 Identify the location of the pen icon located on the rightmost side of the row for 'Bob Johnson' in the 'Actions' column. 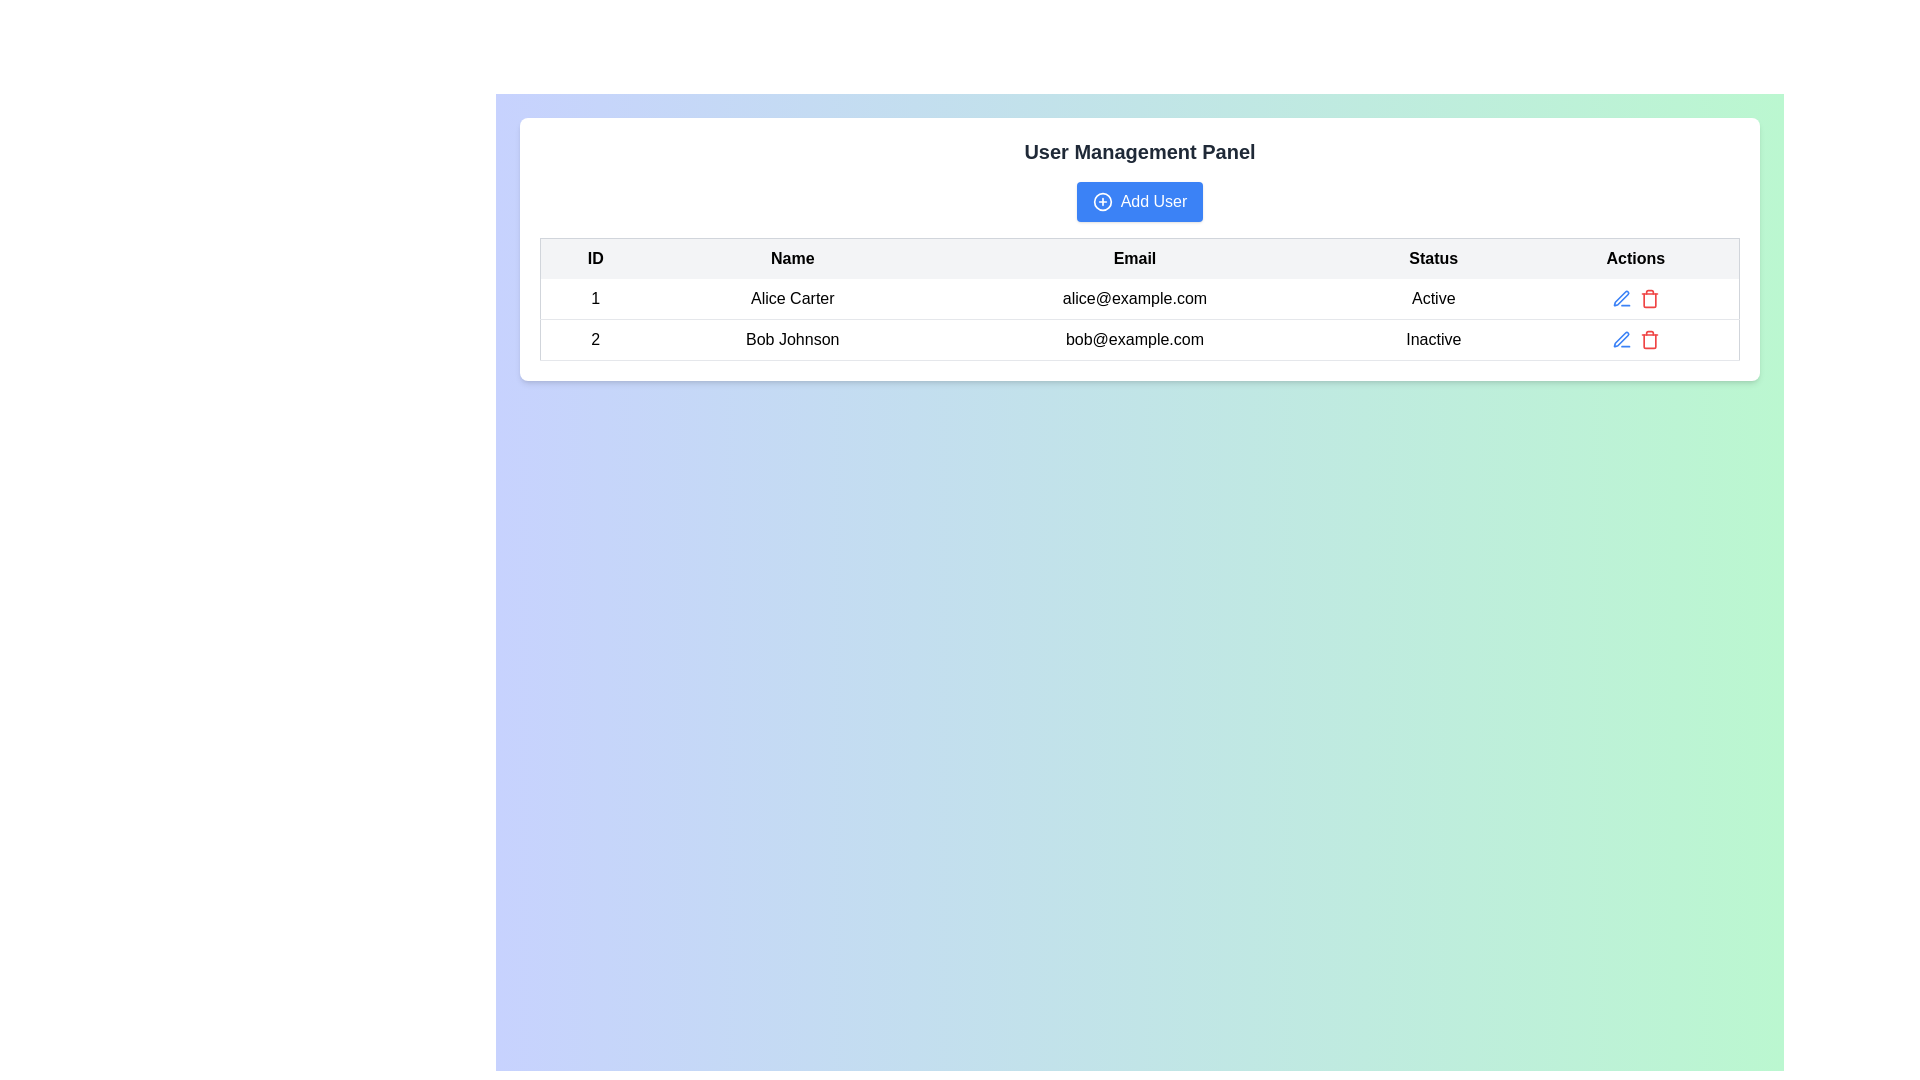
(1621, 298).